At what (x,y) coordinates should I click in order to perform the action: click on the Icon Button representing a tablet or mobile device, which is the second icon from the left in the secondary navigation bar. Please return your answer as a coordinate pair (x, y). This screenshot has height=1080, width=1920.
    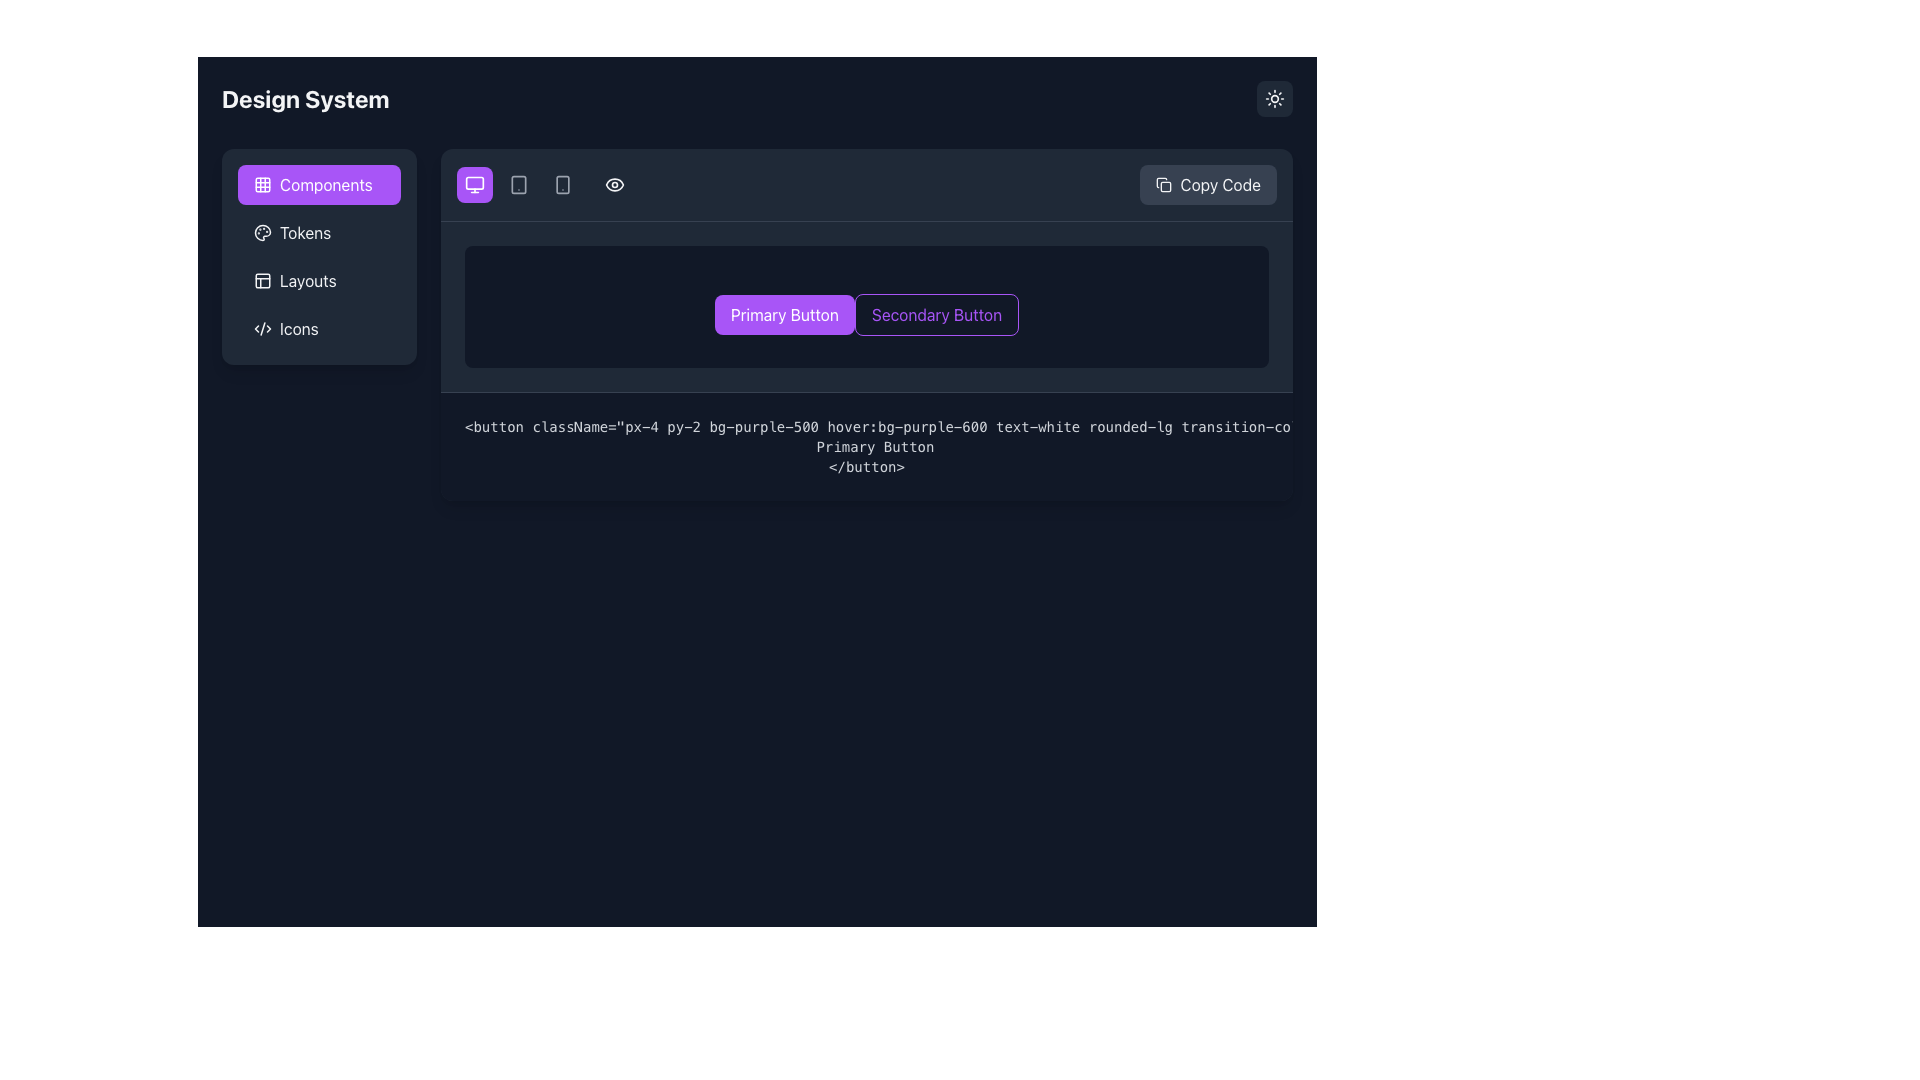
    Looking at the image, I should click on (518, 185).